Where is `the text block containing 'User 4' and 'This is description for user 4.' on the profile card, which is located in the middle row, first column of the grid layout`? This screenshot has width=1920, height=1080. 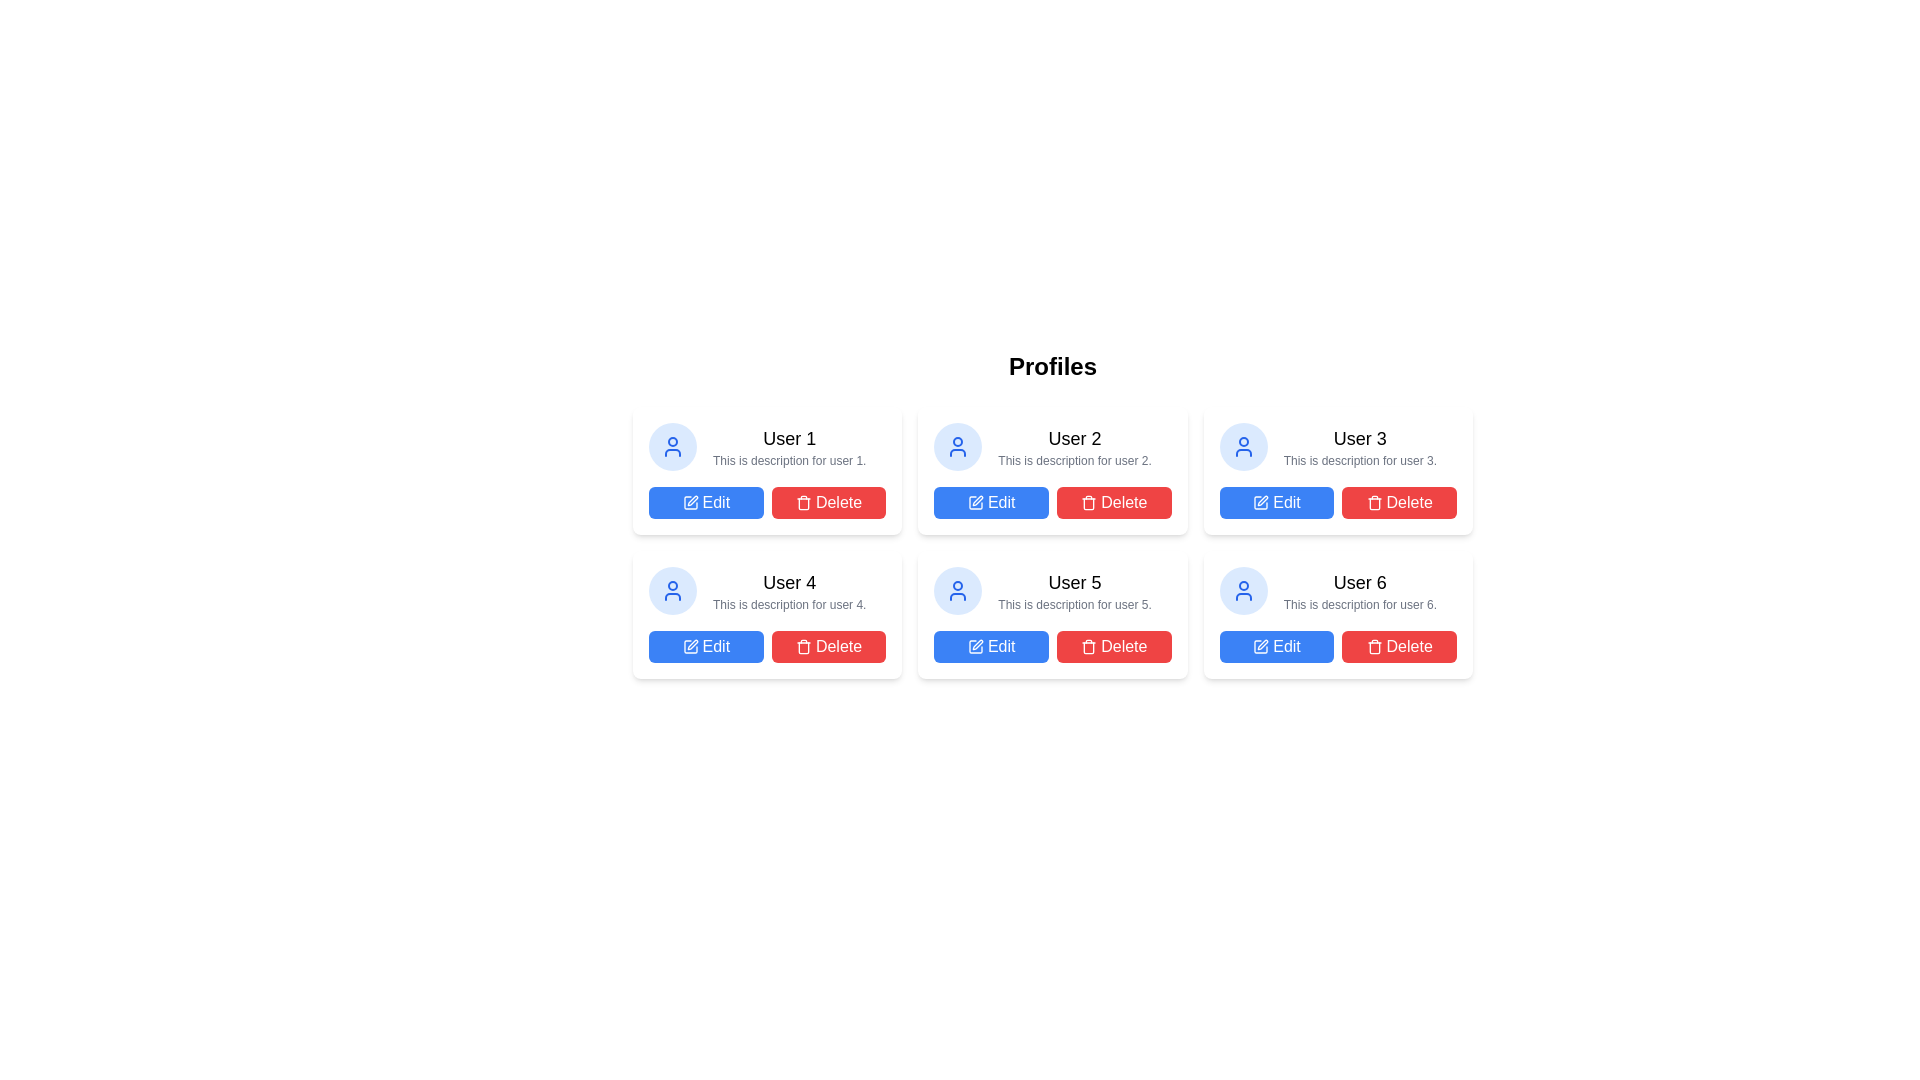 the text block containing 'User 4' and 'This is description for user 4.' on the profile card, which is located in the middle row, first column of the grid layout is located at coordinates (766, 589).